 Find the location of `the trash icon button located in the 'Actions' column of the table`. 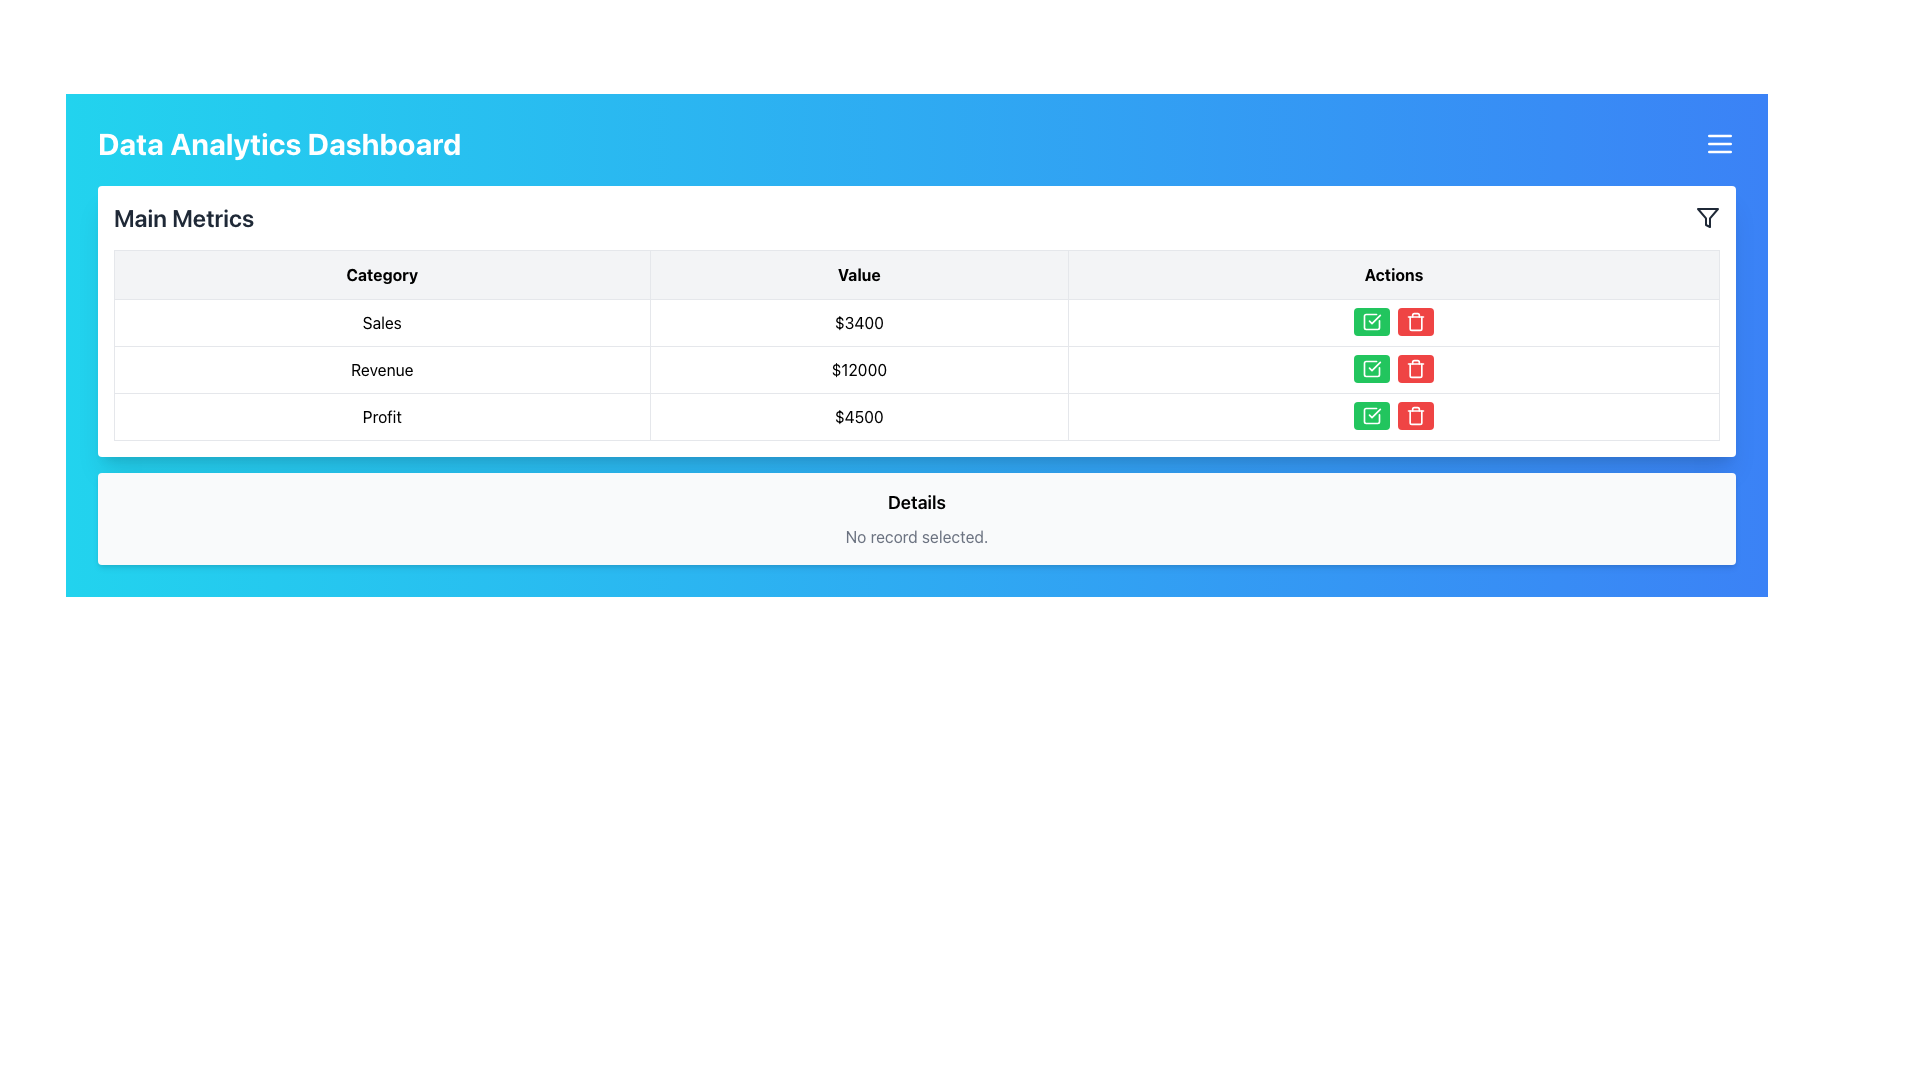

the trash icon button located in the 'Actions' column of the table is located at coordinates (1415, 320).